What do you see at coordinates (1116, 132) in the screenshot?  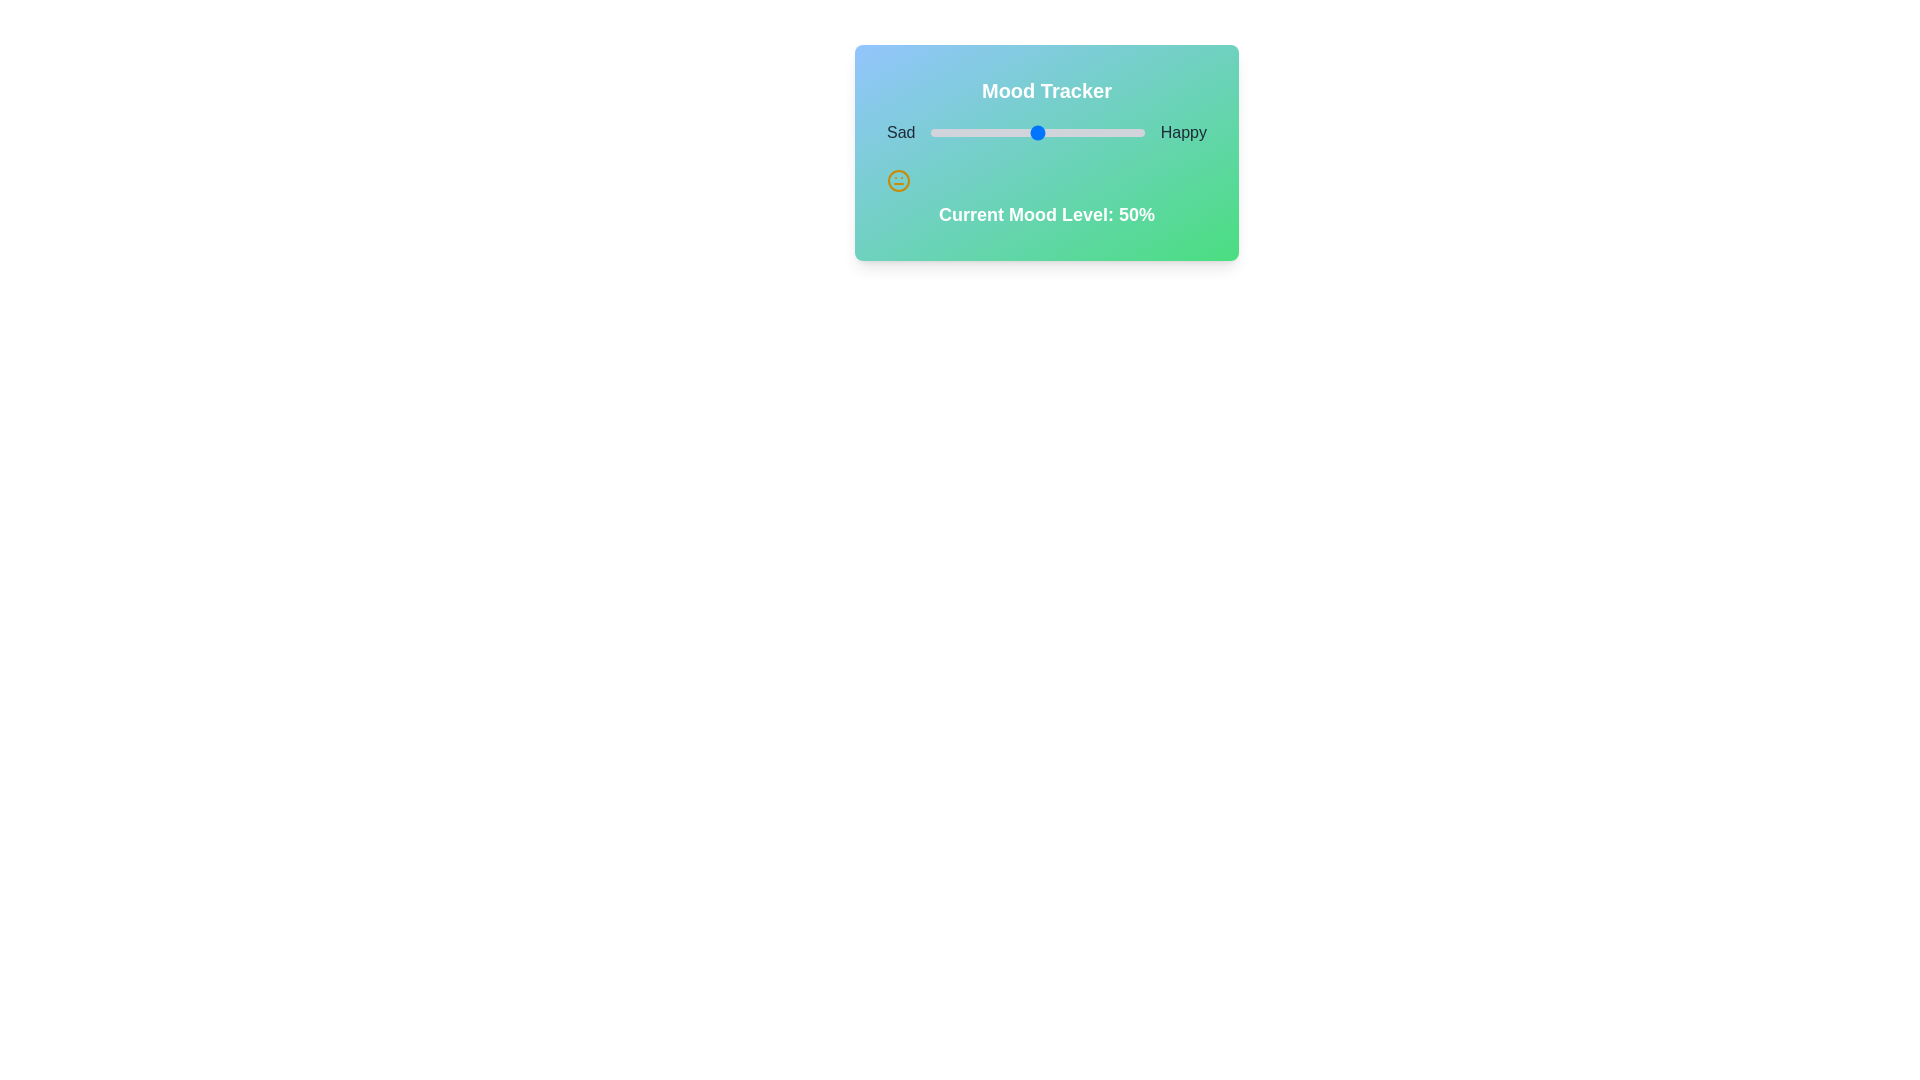 I see `the mood slider to set the mood value to 87` at bounding box center [1116, 132].